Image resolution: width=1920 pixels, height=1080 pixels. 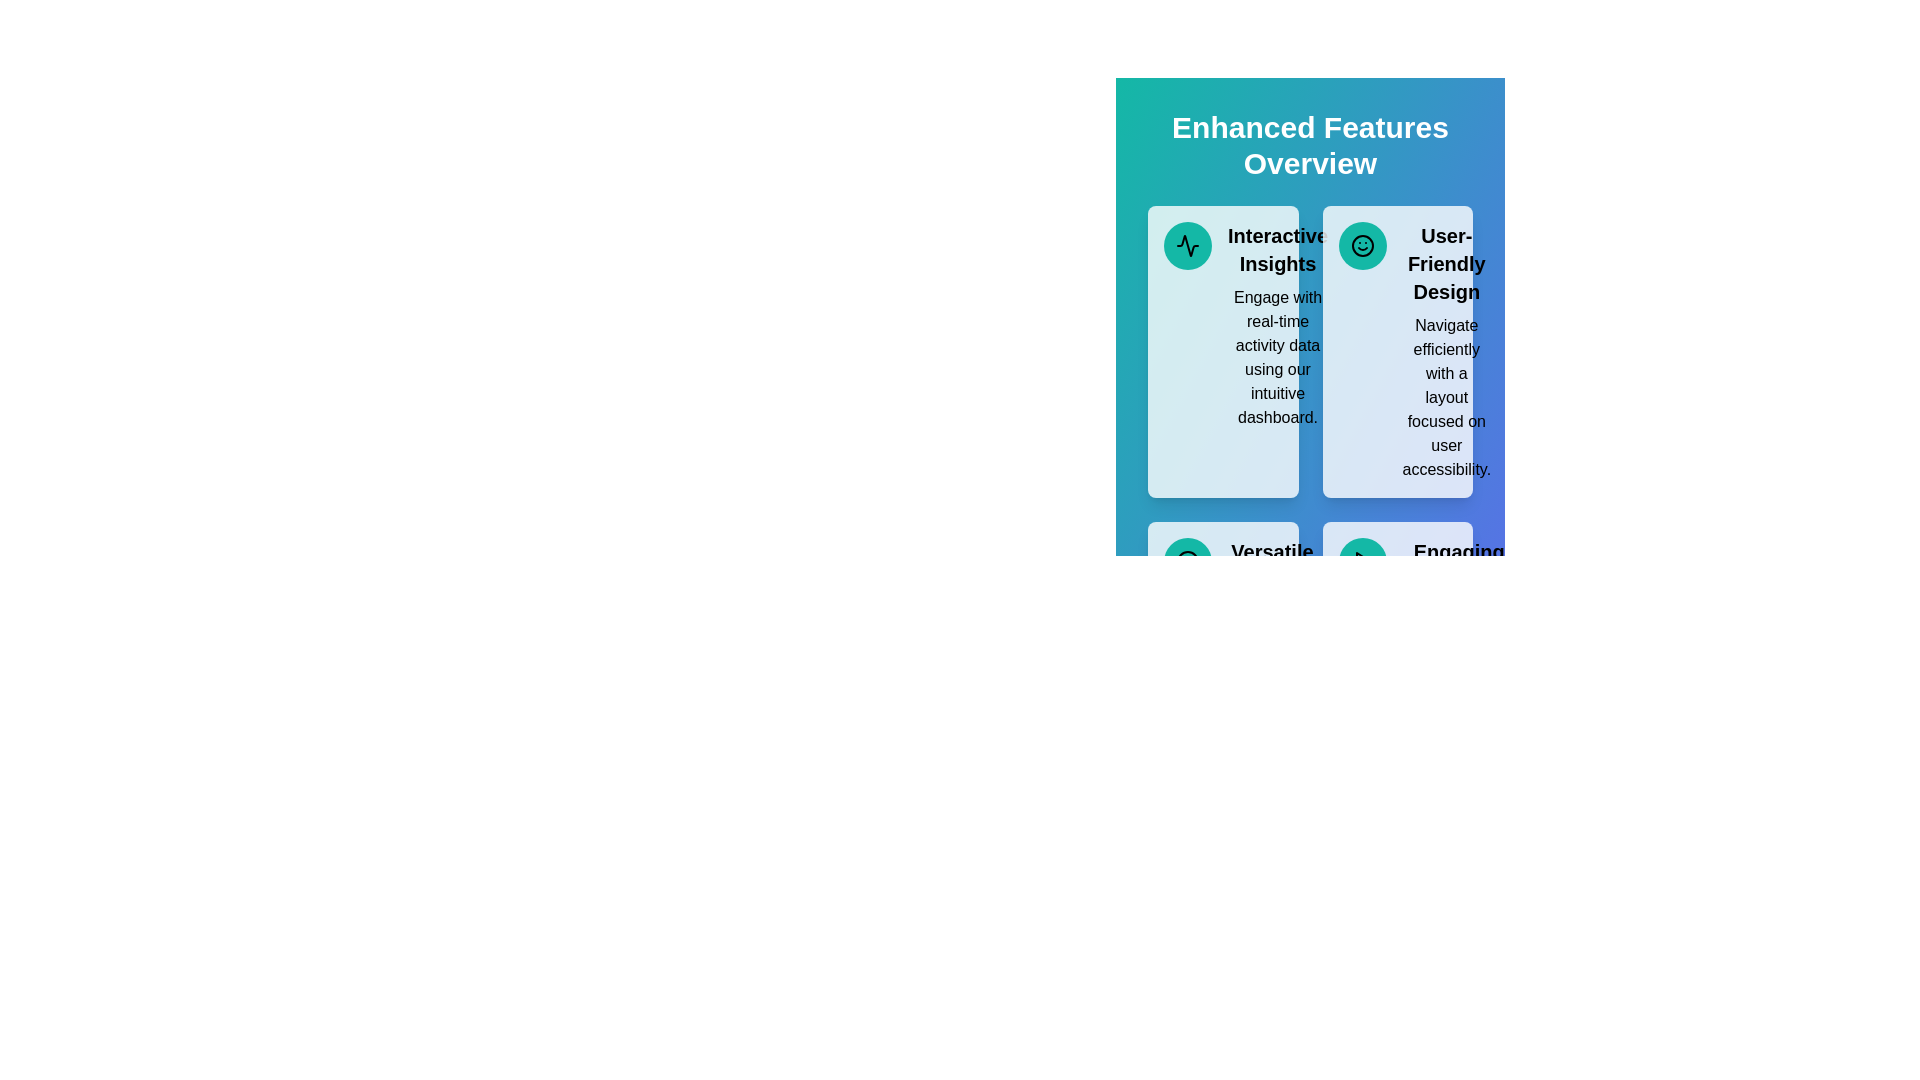 I want to click on the 'play' or 'start' icon located centrally in the lower section of the interface, directly below the feature cards, so click(x=1362, y=562).